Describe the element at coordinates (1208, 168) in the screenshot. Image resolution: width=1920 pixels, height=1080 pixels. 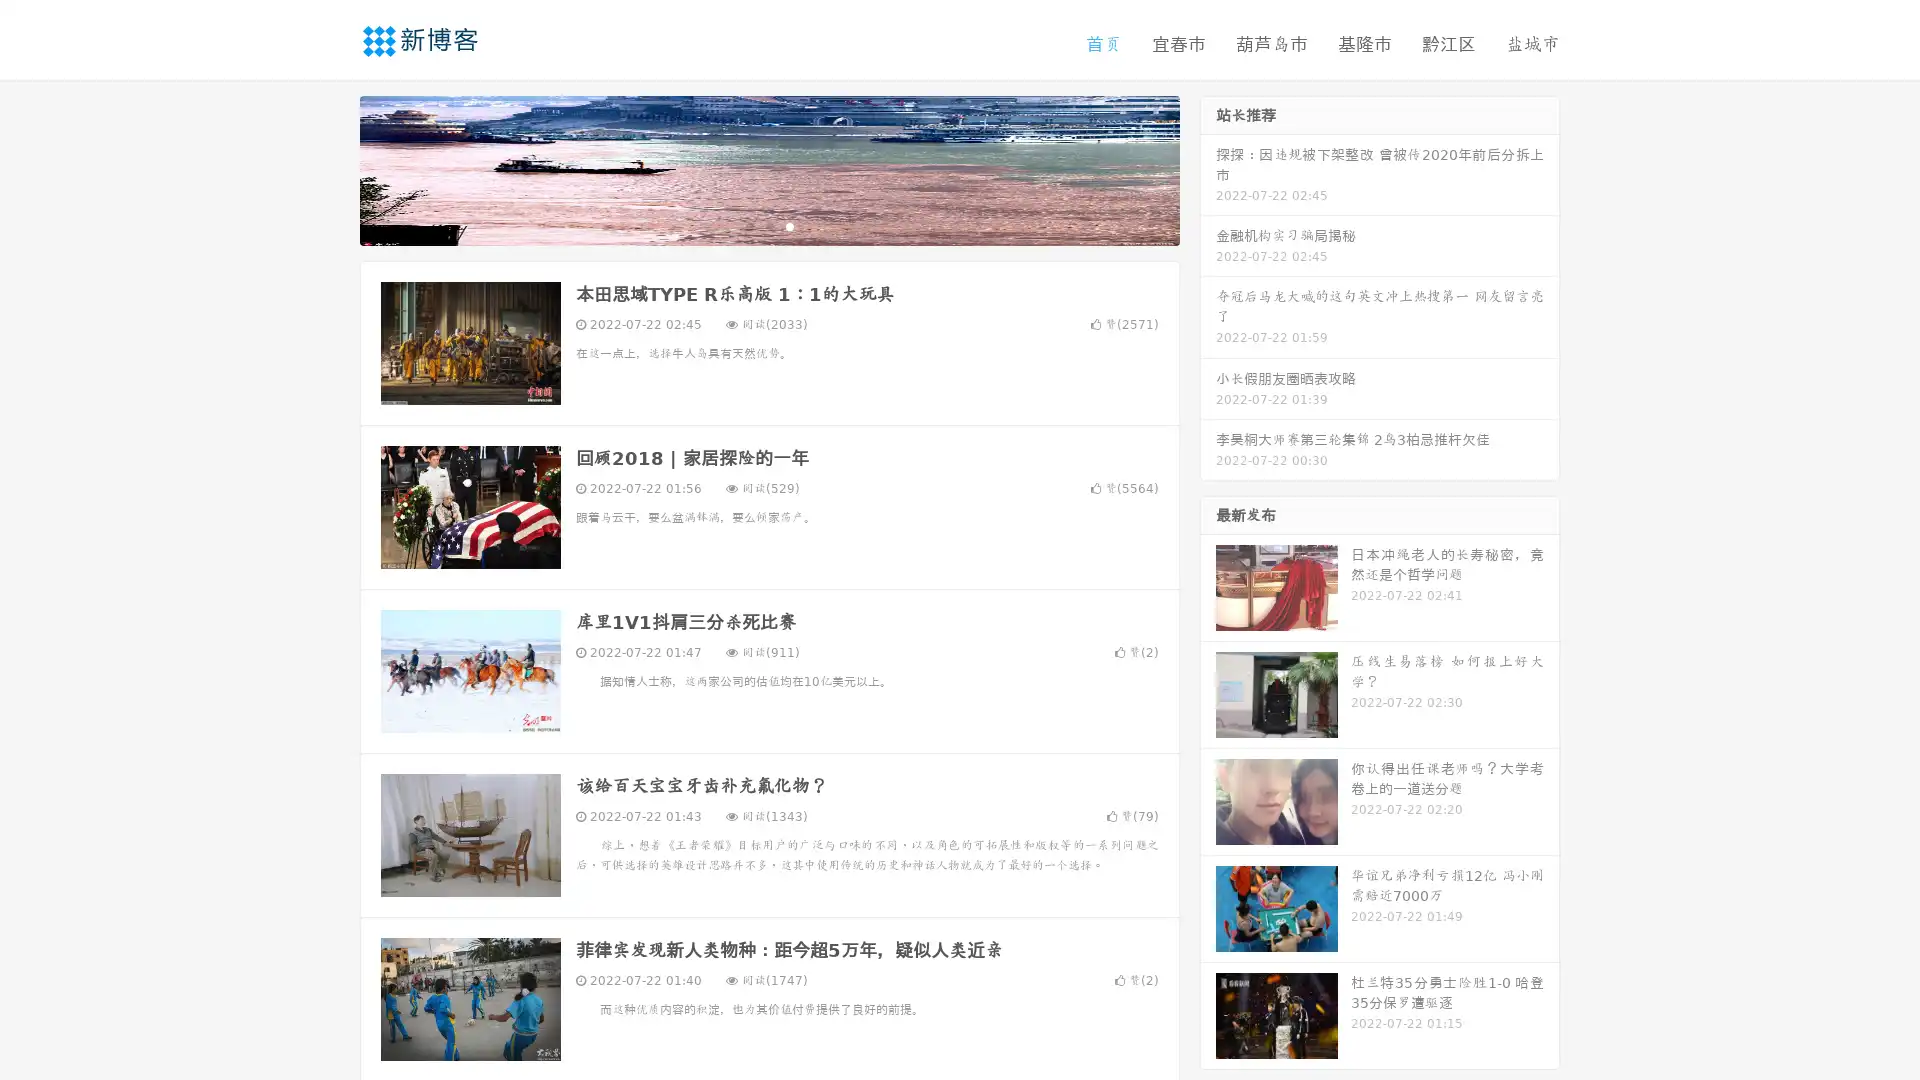
I see `Next slide` at that location.